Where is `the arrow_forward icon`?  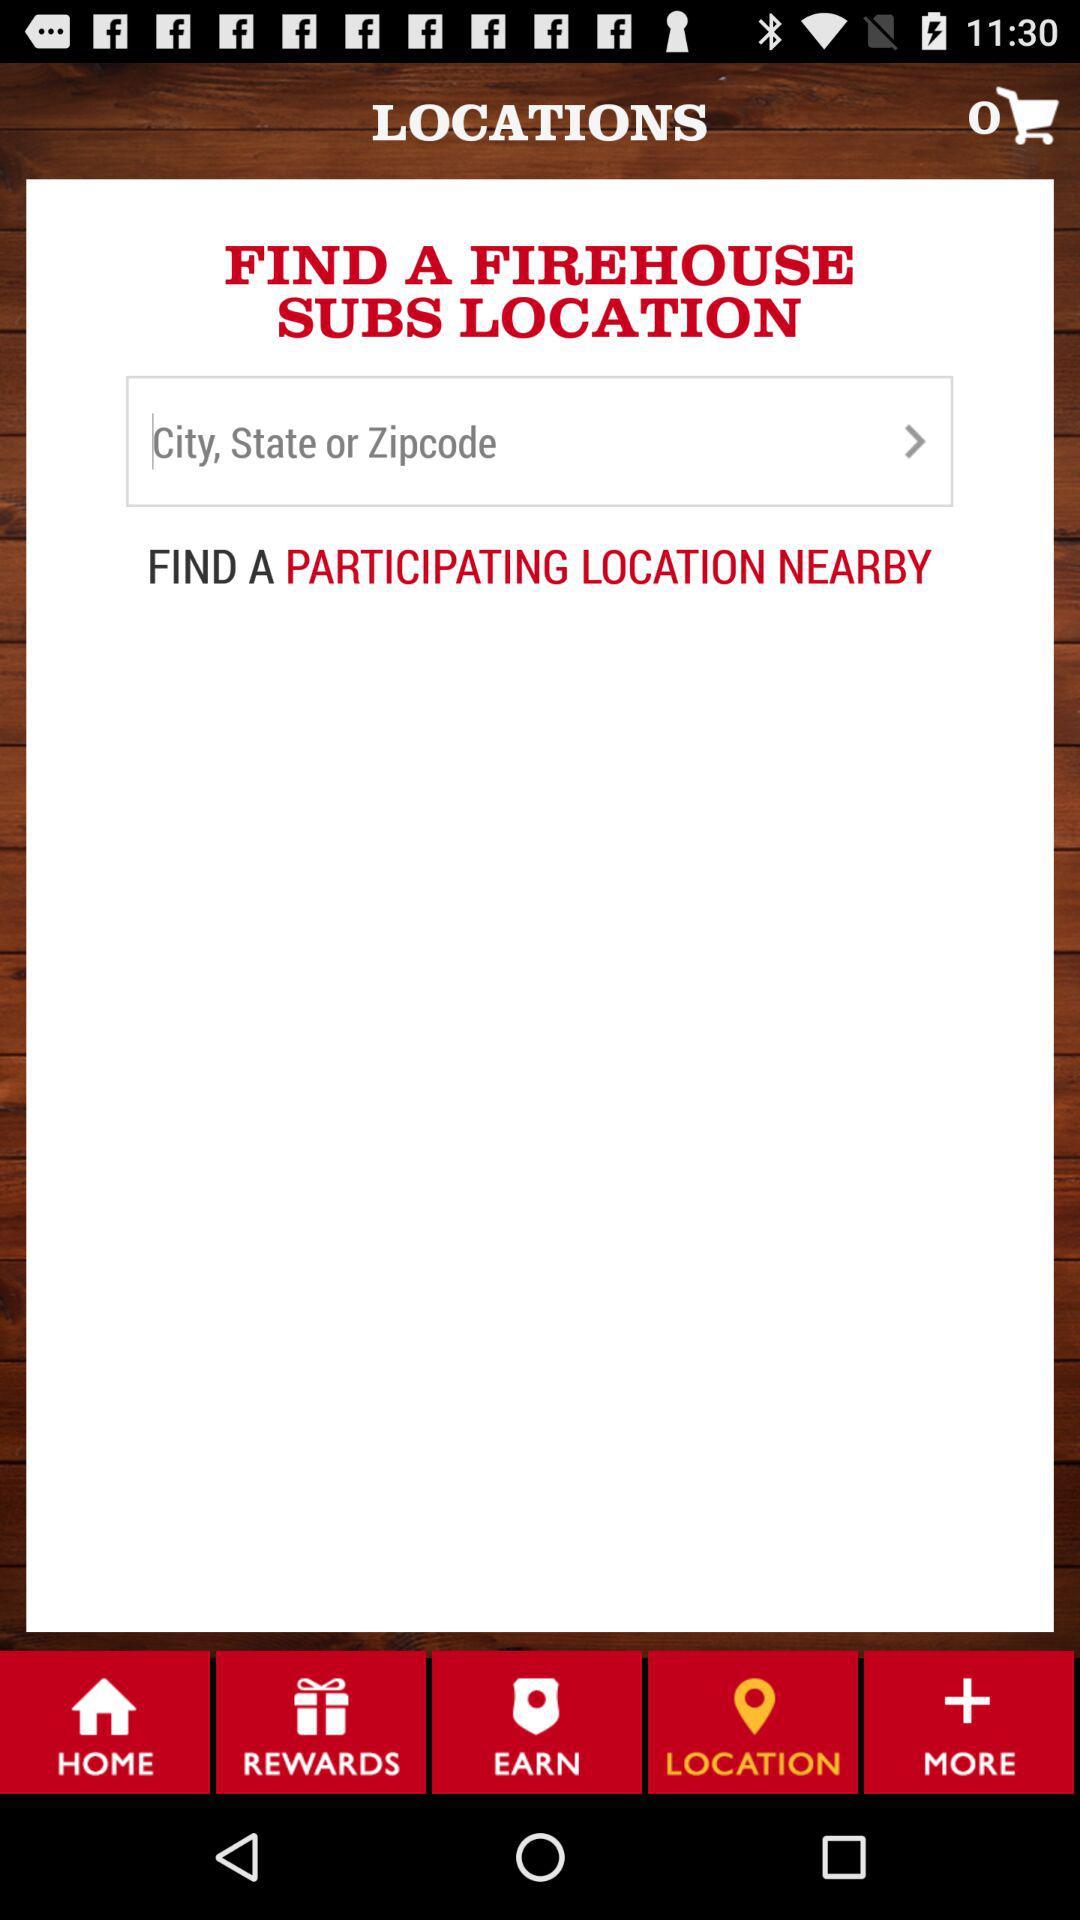
the arrow_forward icon is located at coordinates (914, 471).